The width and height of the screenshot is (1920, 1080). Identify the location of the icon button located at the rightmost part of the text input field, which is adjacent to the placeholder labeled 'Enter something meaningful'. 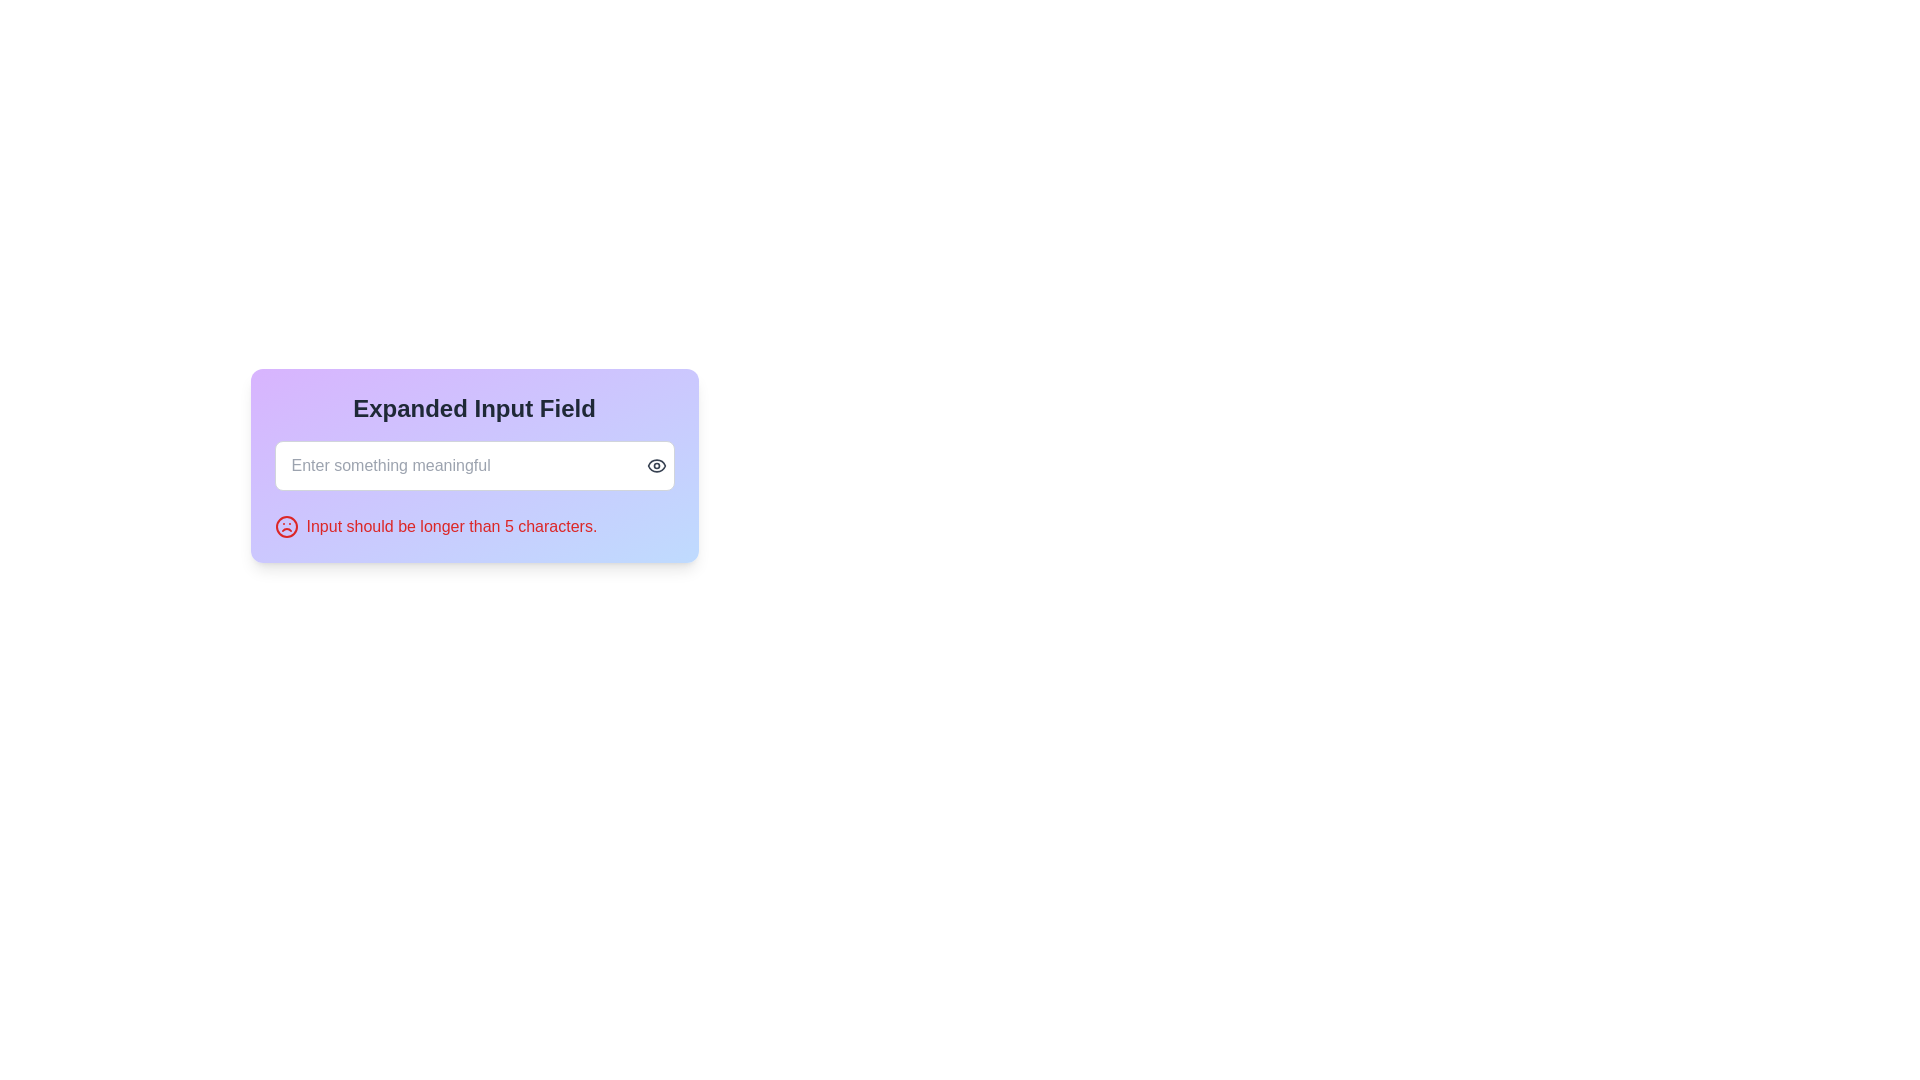
(656, 466).